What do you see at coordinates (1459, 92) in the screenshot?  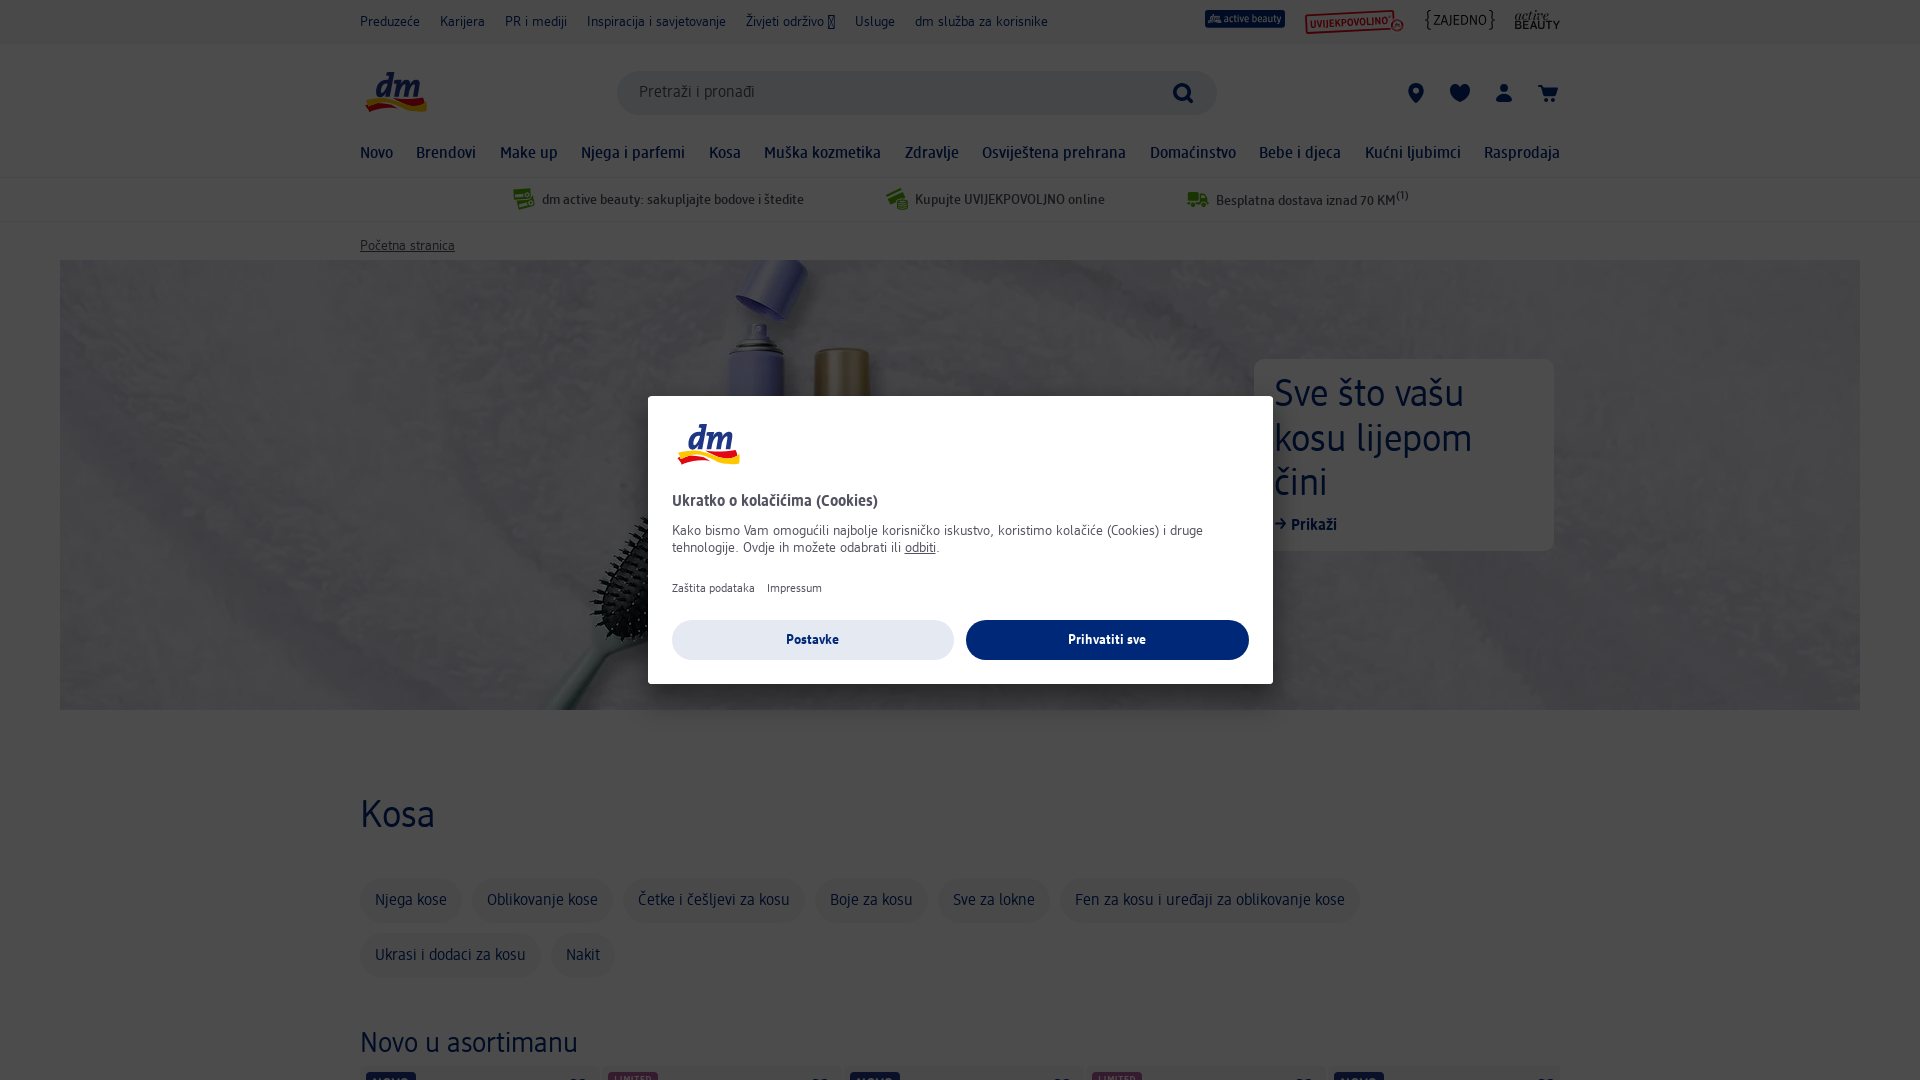 I see `'Moji spremljeni proizvodi & Moji proizvodi'` at bounding box center [1459, 92].